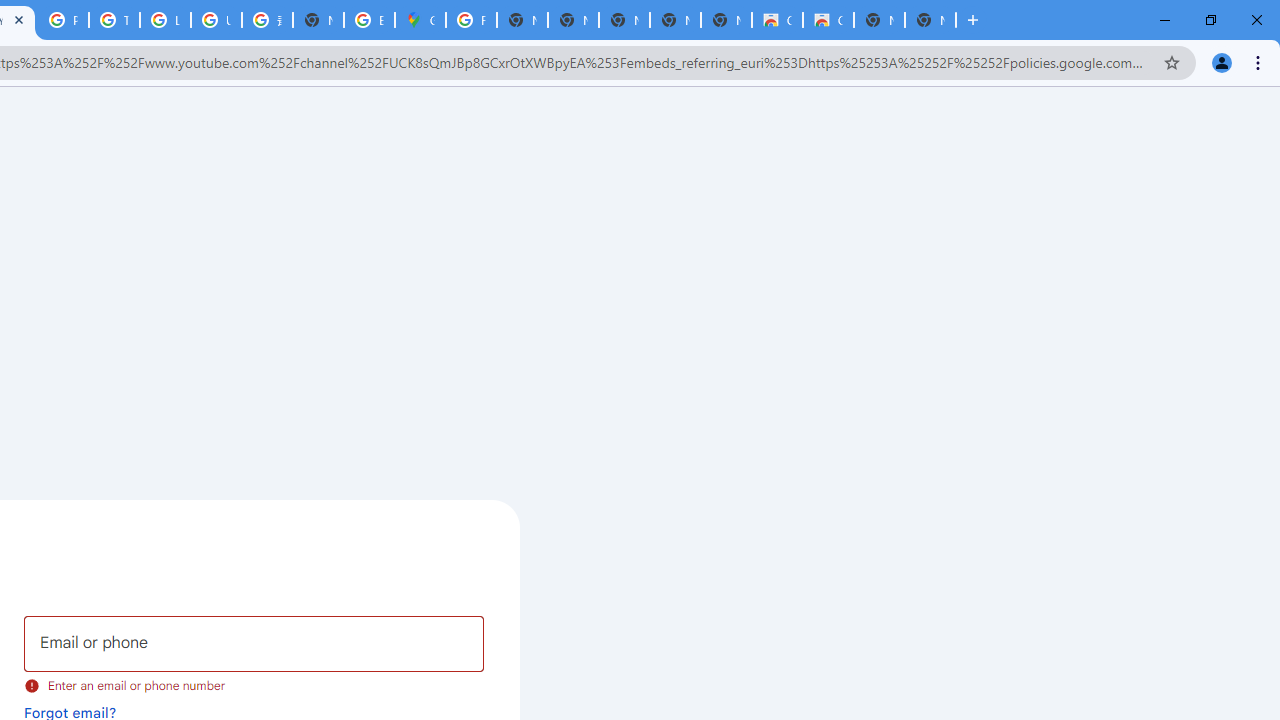  What do you see at coordinates (419, 20) in the screenshot?
I see `'Google Maps'` at bounding box center [419, 20].